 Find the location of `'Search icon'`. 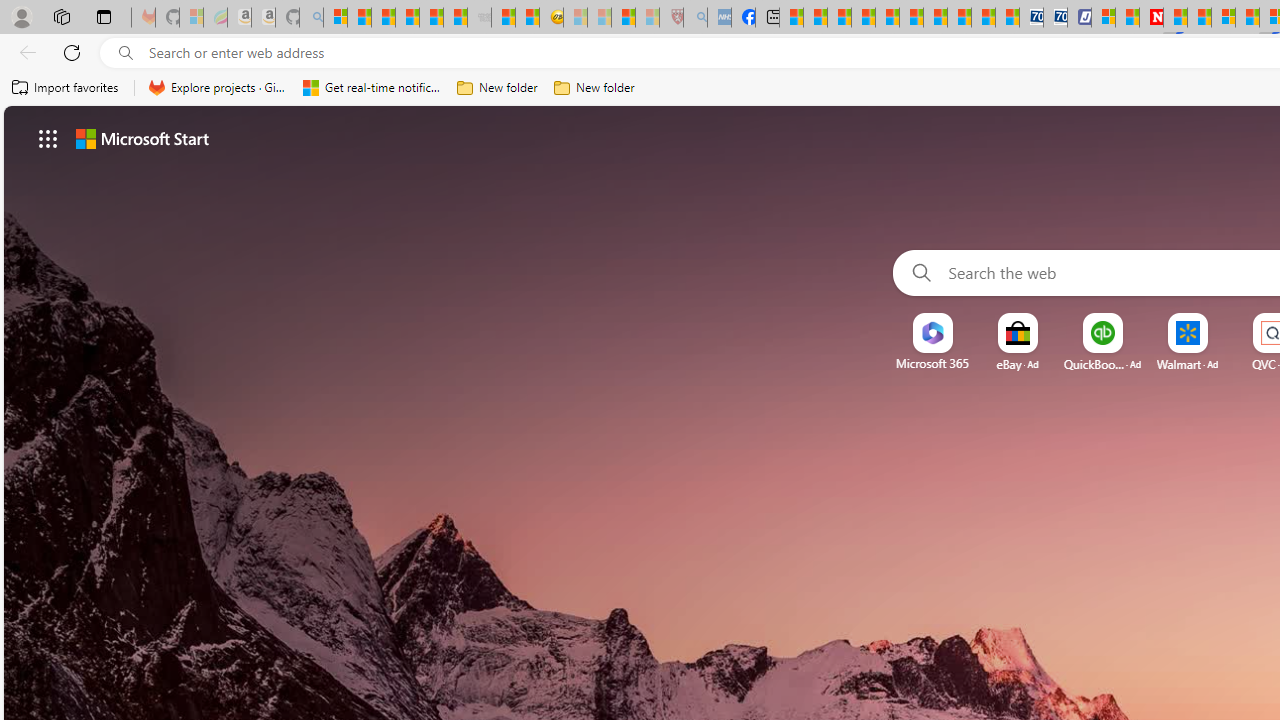

'Search icon' is located at coordinates (125, 52).